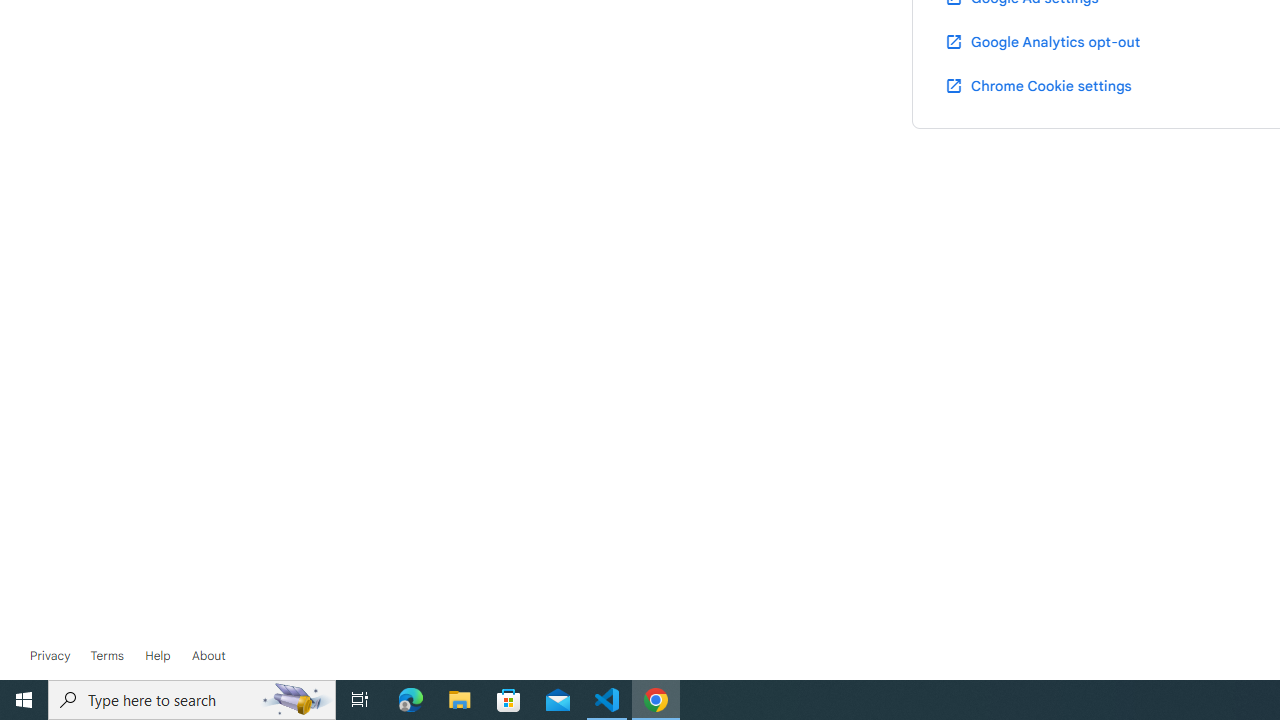  What do you see at coordinates (208, 655) in the screenshot?
I see `'Learn more about Google Account'` at bounding box center [208, 655].